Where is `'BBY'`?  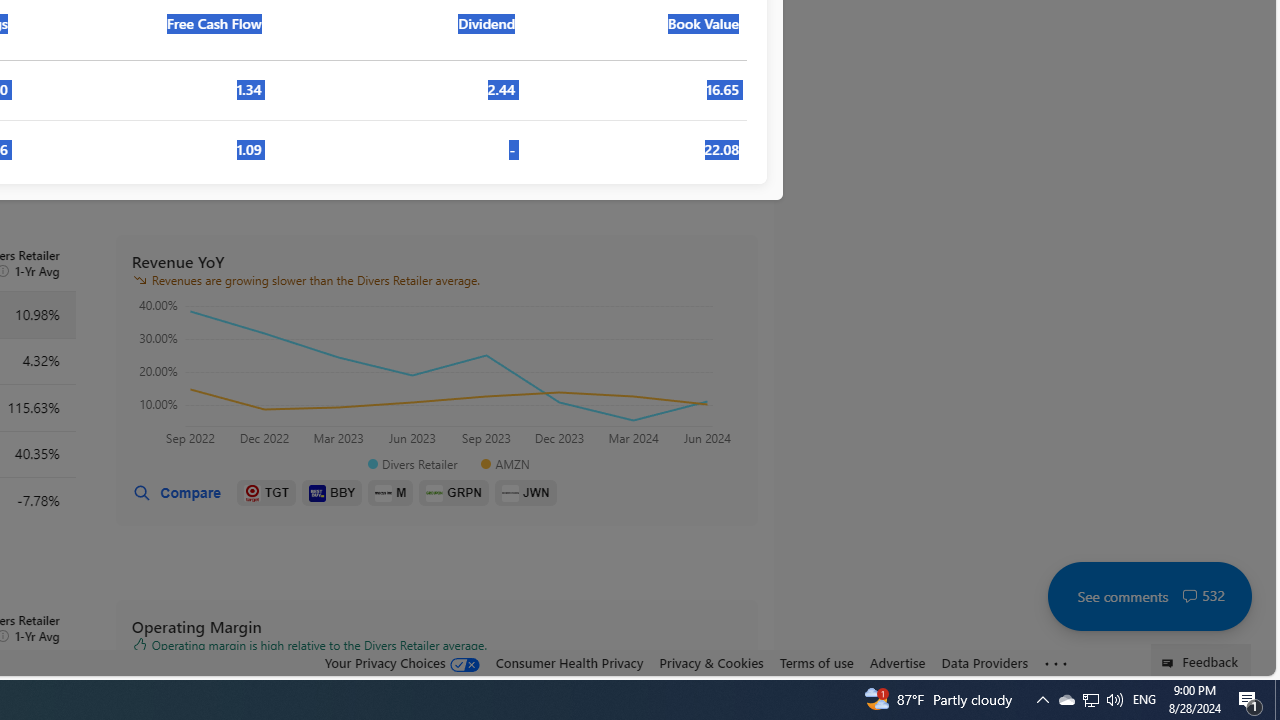 'BBY' is located at coordinates (332, 493).